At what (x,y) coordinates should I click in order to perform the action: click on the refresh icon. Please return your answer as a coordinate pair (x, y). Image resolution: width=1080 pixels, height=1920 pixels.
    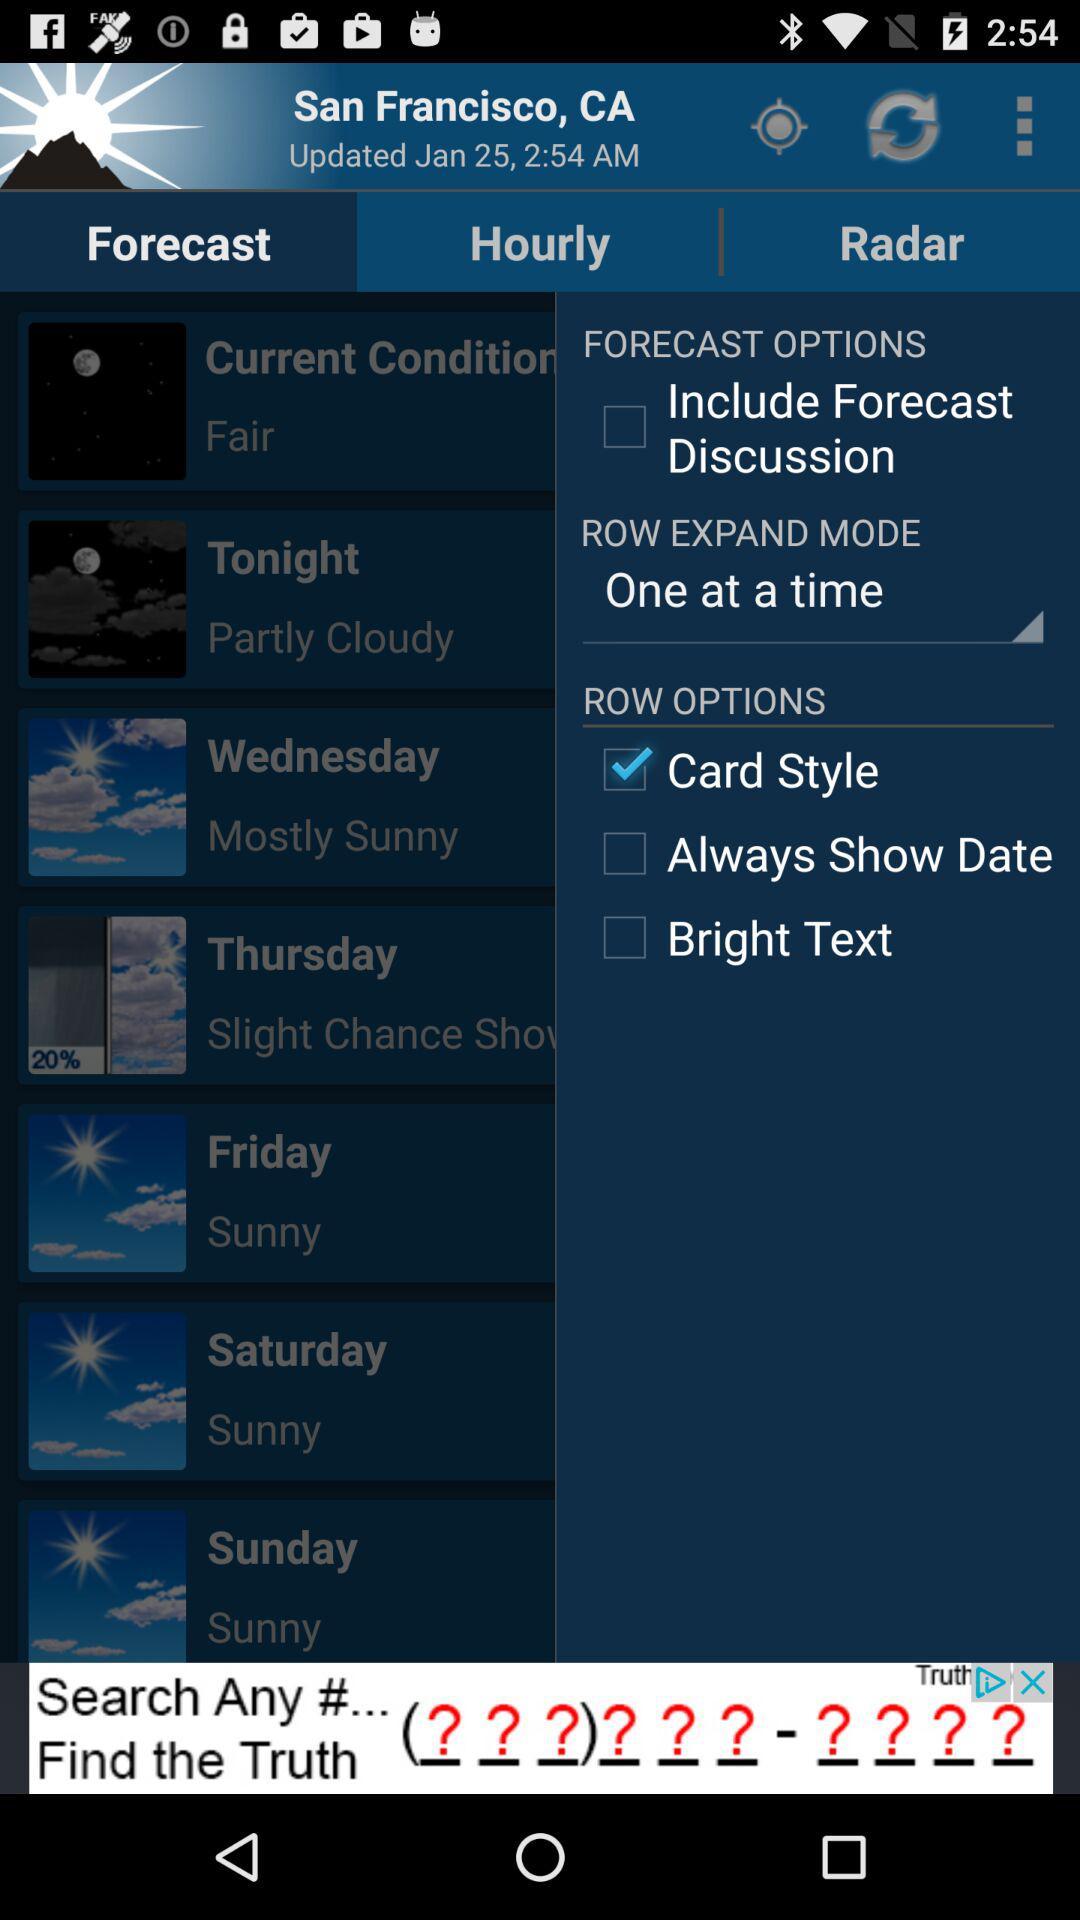
    Looking at the image, I should click on (905, 133).